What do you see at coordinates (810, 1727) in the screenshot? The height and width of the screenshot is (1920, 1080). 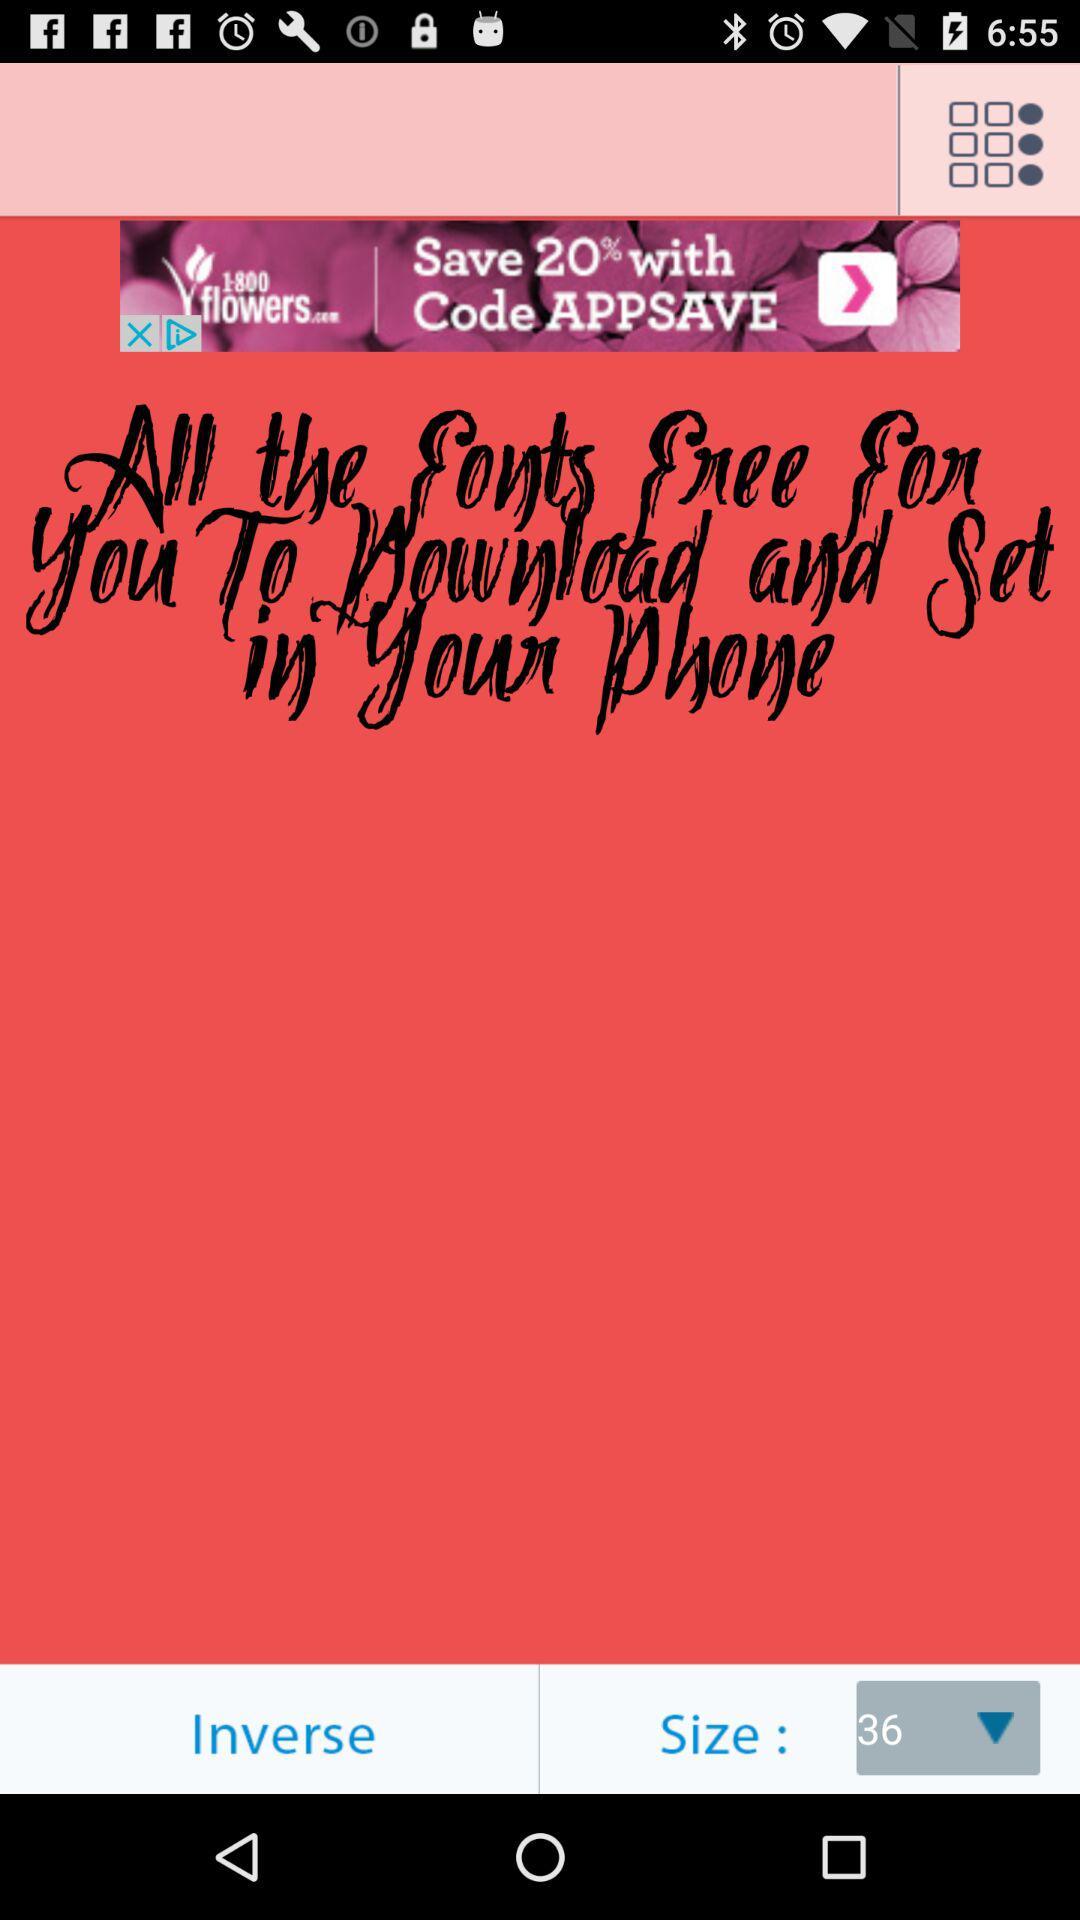 I see `size` at bounding box center [810, 1727].